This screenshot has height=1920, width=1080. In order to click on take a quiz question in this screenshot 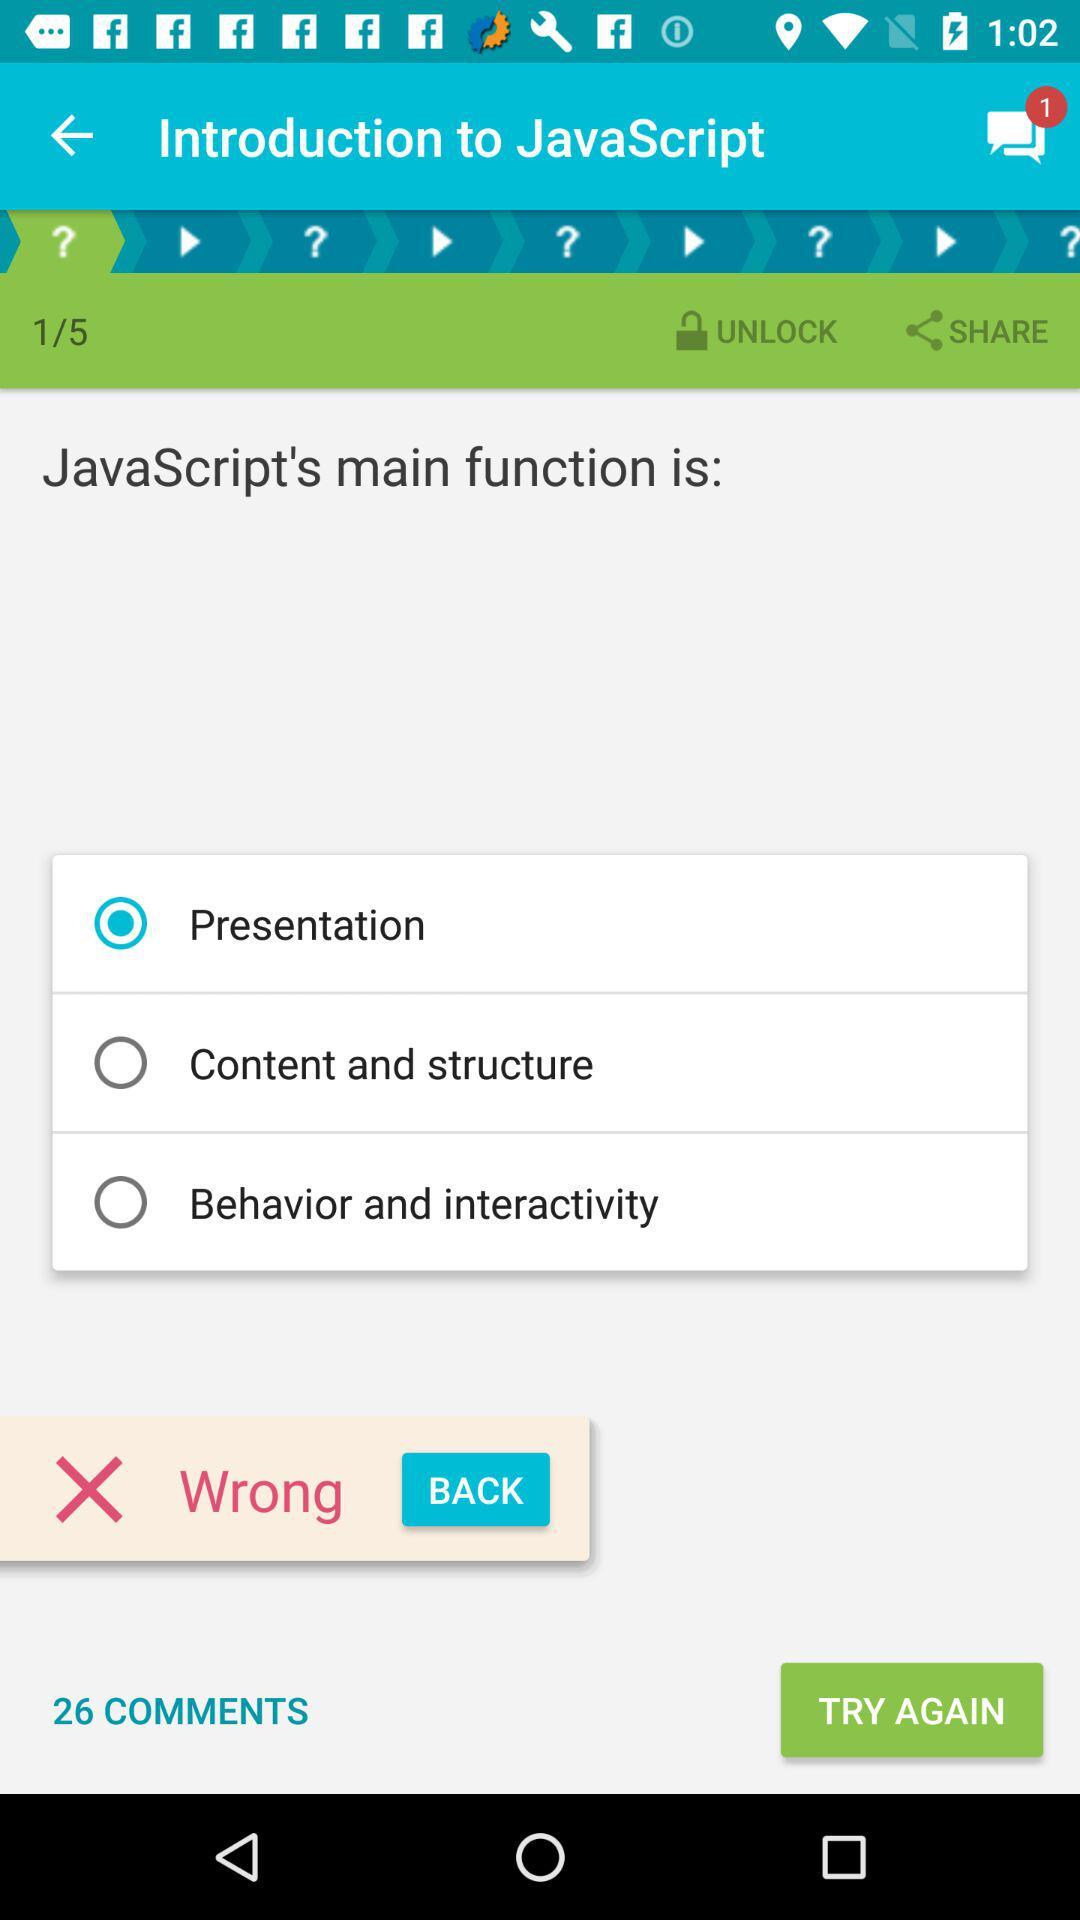, I will do `click(567, 240)`.